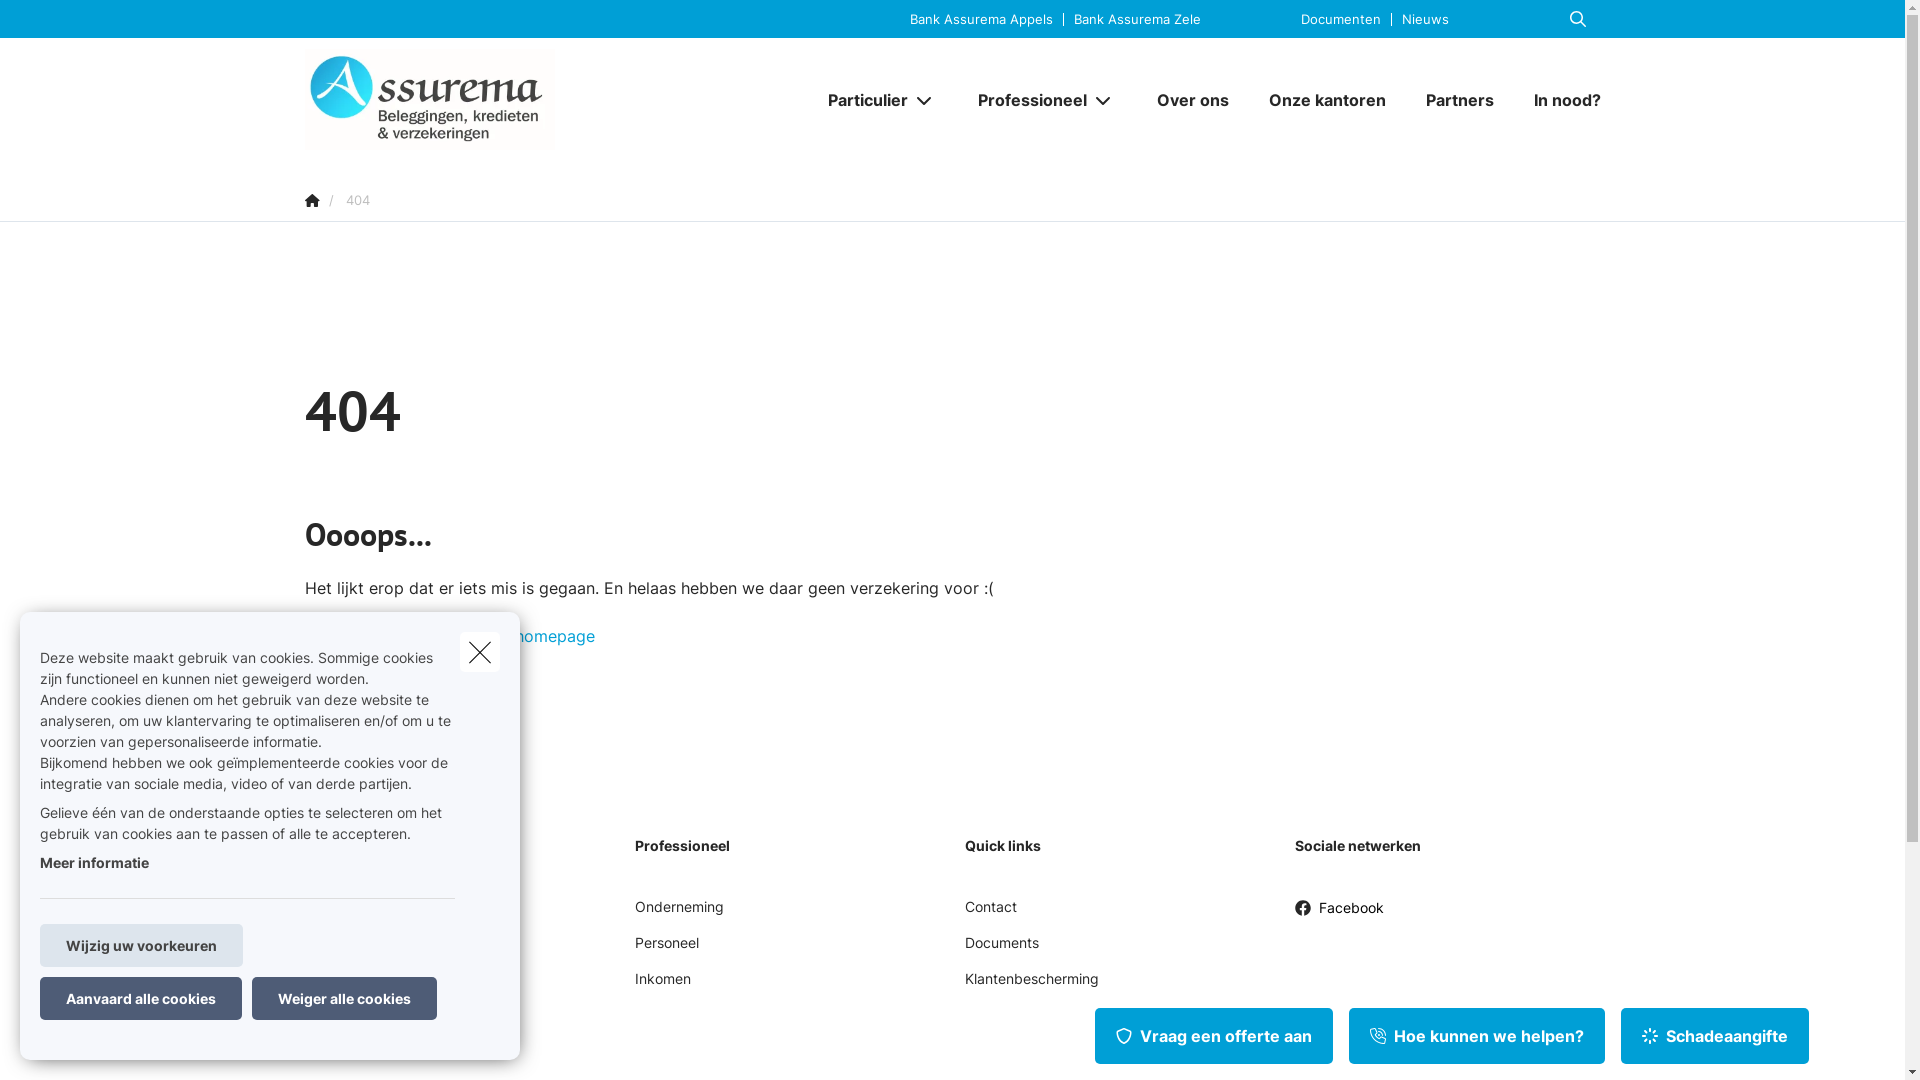 Image resolution: width=1920 pixels, height=1080 pixels. I want to click on 'Meer informatie', so click(39, 861).